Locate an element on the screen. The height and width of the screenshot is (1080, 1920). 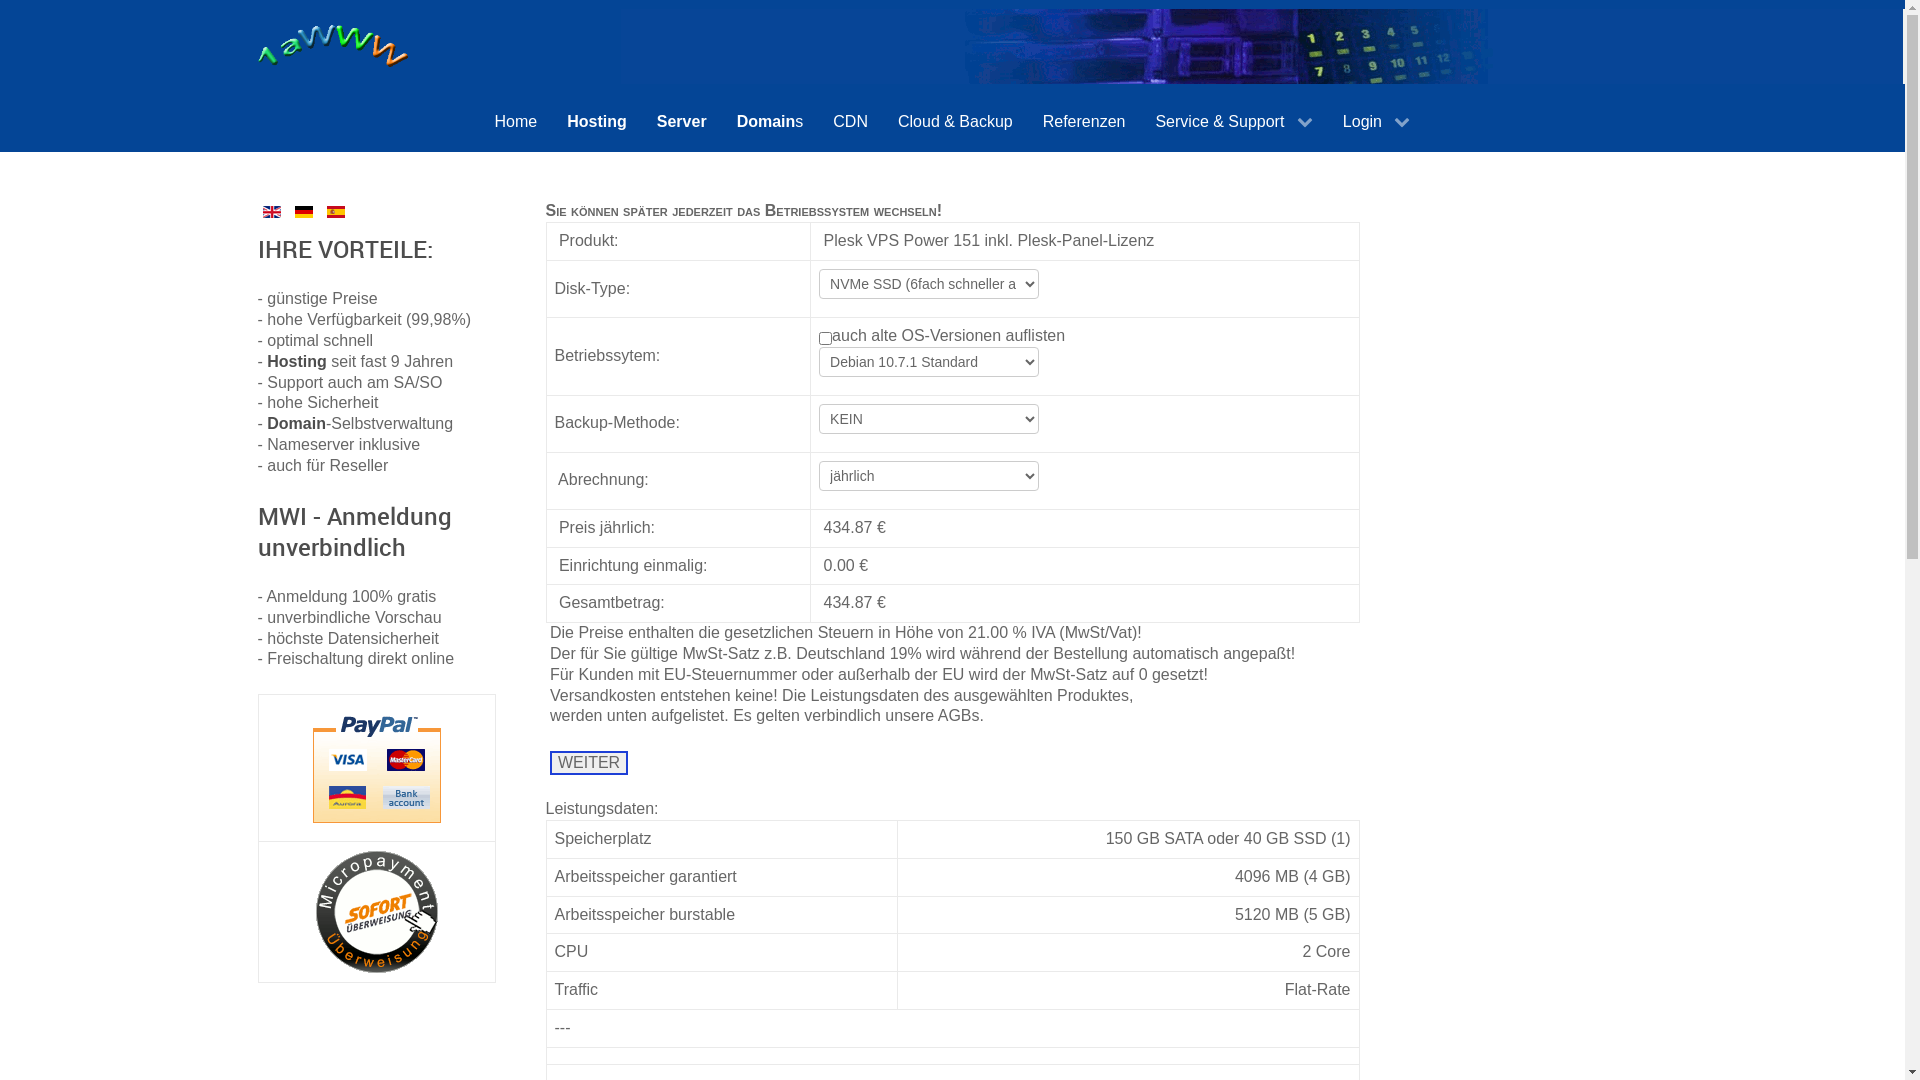
'Referenzen' is located at coordinates (1083, 121).